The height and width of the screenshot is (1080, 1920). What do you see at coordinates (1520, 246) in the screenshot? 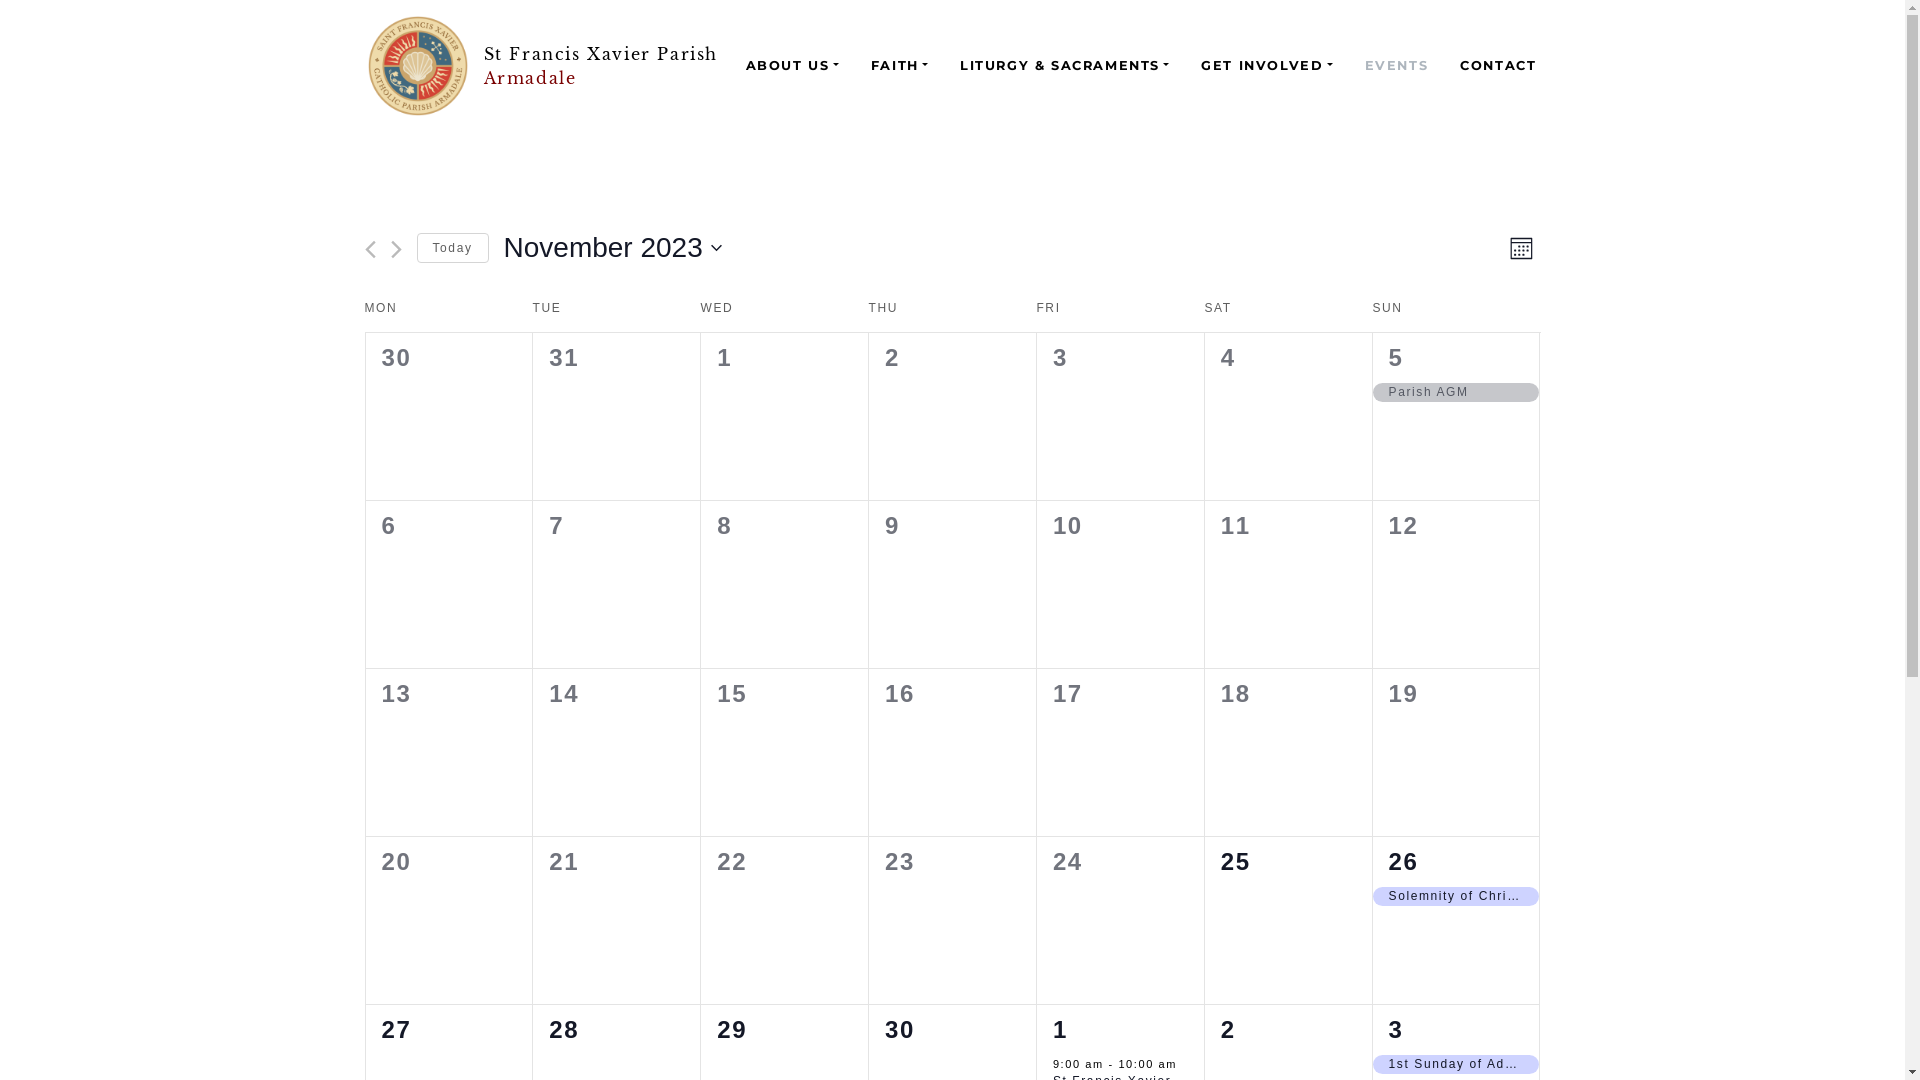
I see `'Month'` at bounding box center [1520, 246].